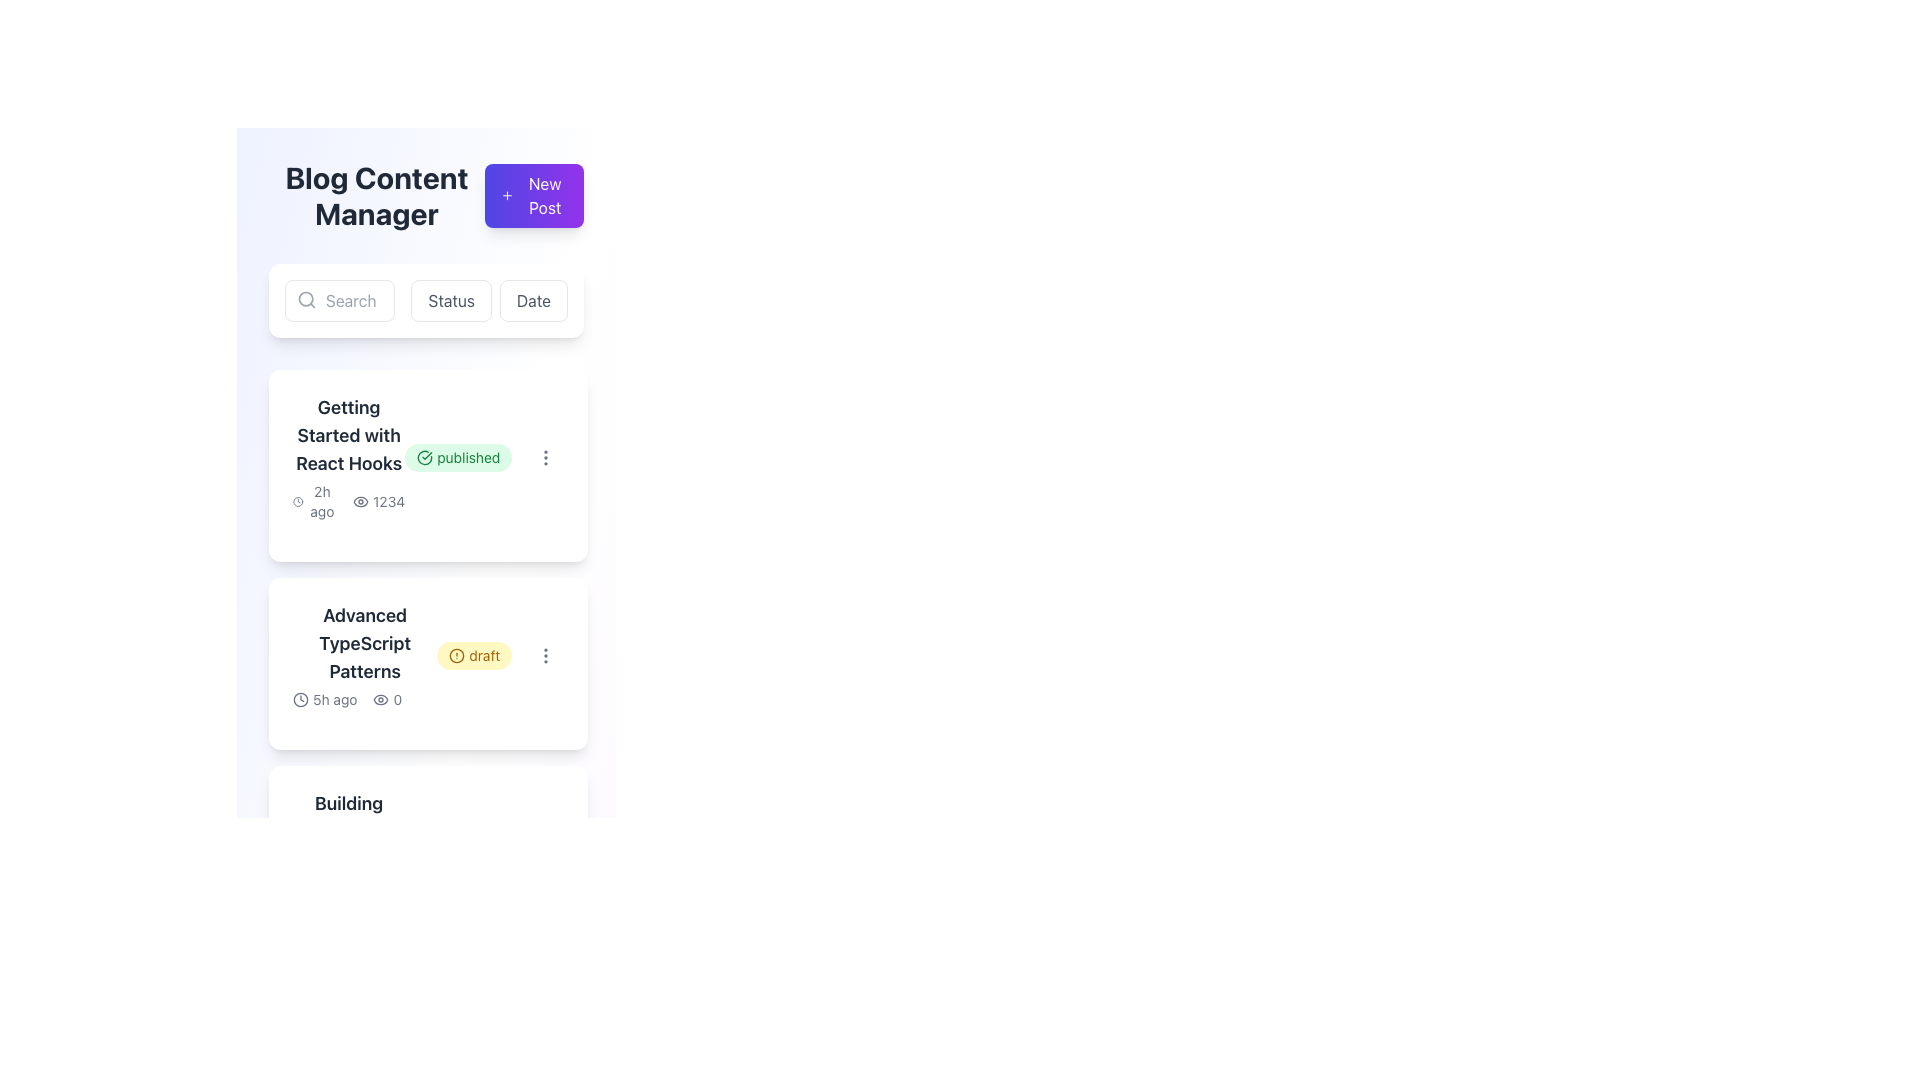 The width and height of the screenshot is (1920, 1080). Describe the element at coordinates (473, 655) in the screenshot. I see `label of the Status Badge indicating the current status of the article 'draft', located to the right of the 'Advanced TypeScript Patterns' heading in the second card of the list view` at that location.